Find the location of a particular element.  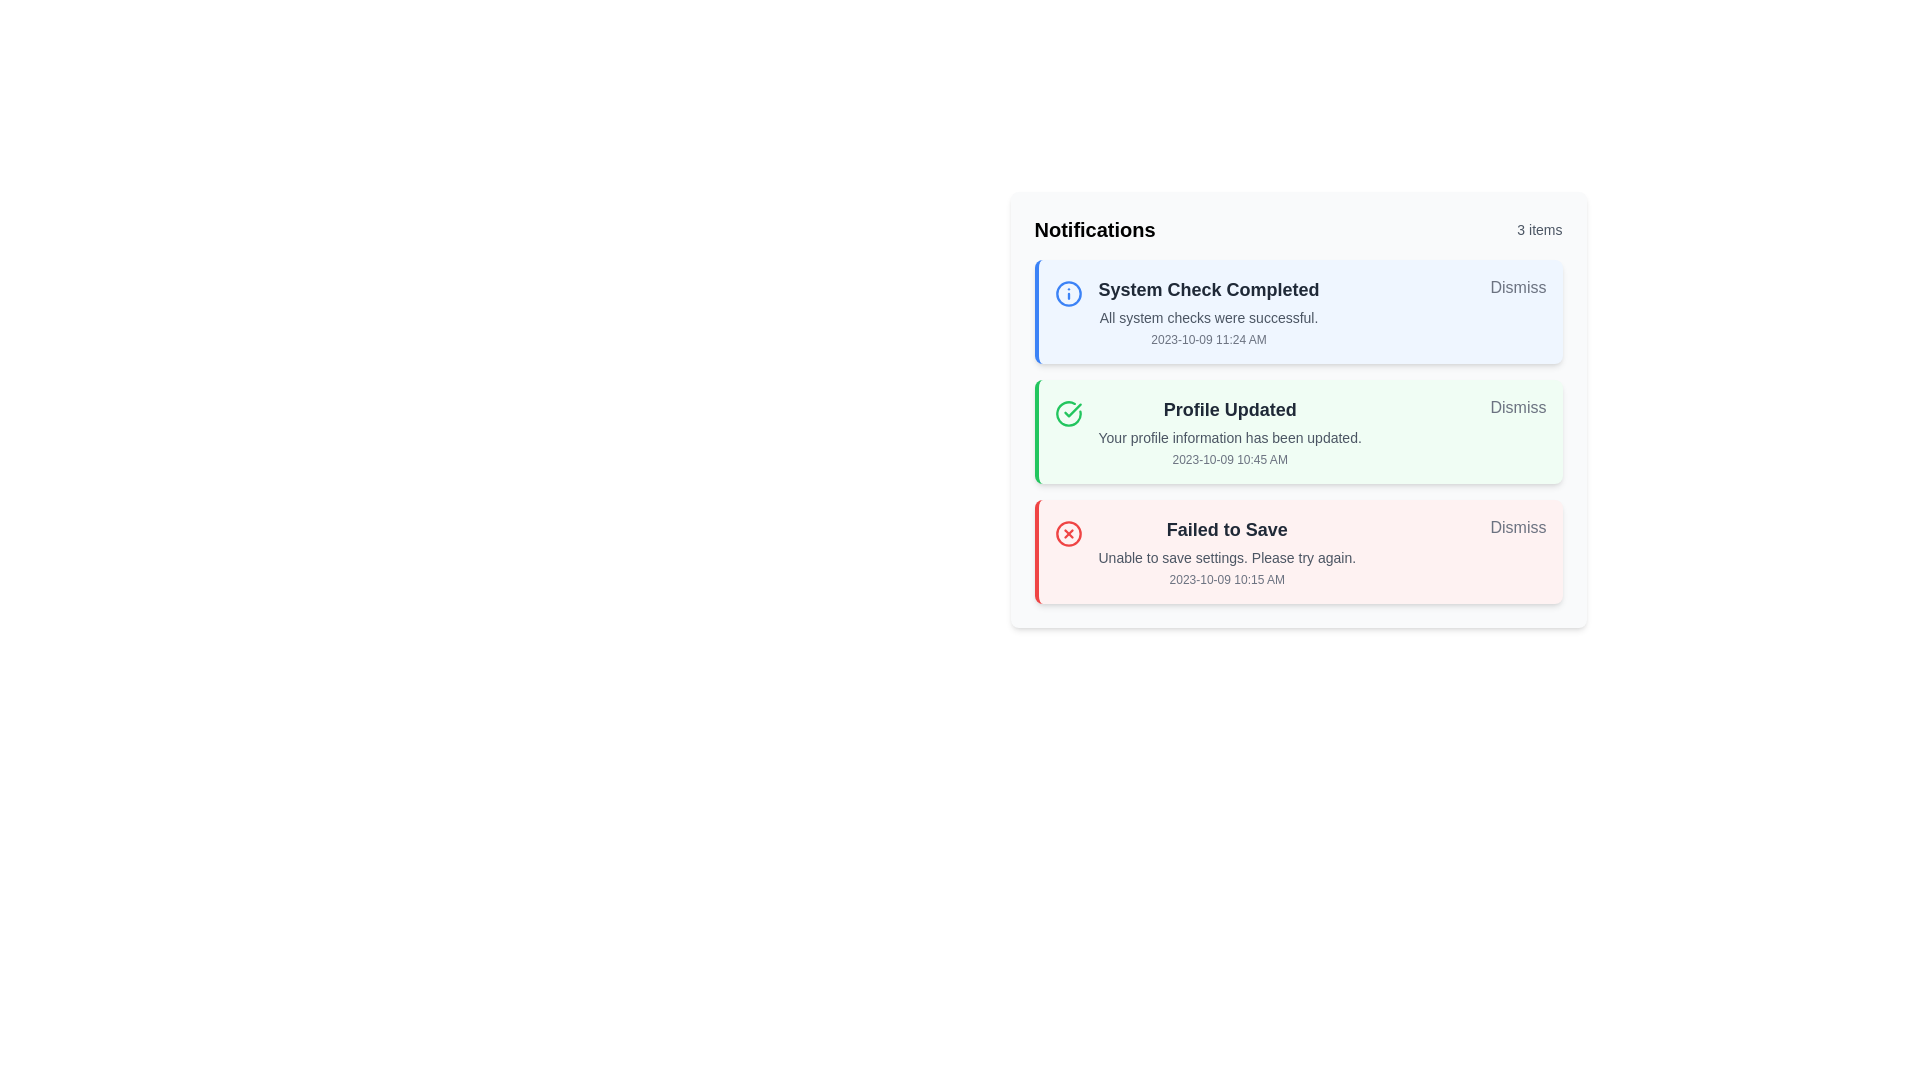

the notification message titled 'Profile Updated' which is located in the notification panel, specifically the second notification in a vertically stacked list is located at coordinates (1229, 431).